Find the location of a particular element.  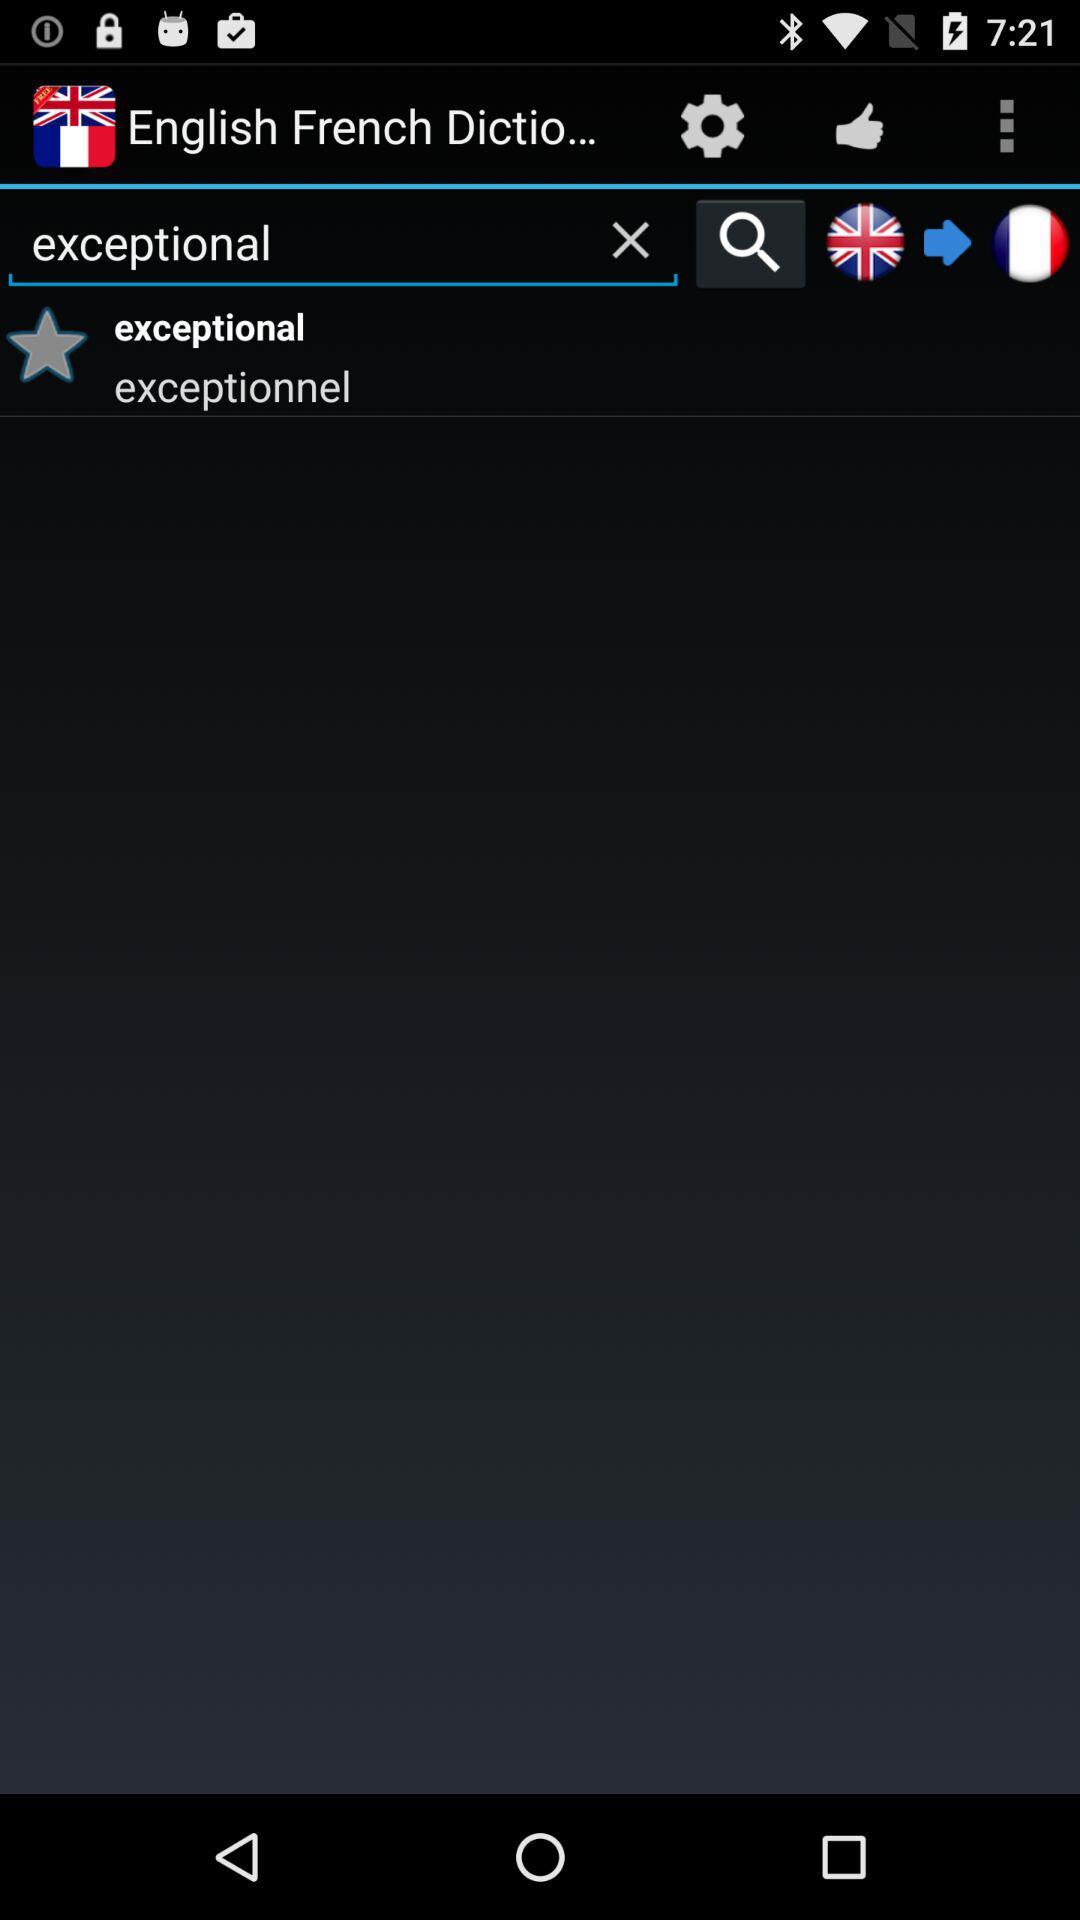

icon to the right of english french dictionary app is located at coordinates (711, 124).